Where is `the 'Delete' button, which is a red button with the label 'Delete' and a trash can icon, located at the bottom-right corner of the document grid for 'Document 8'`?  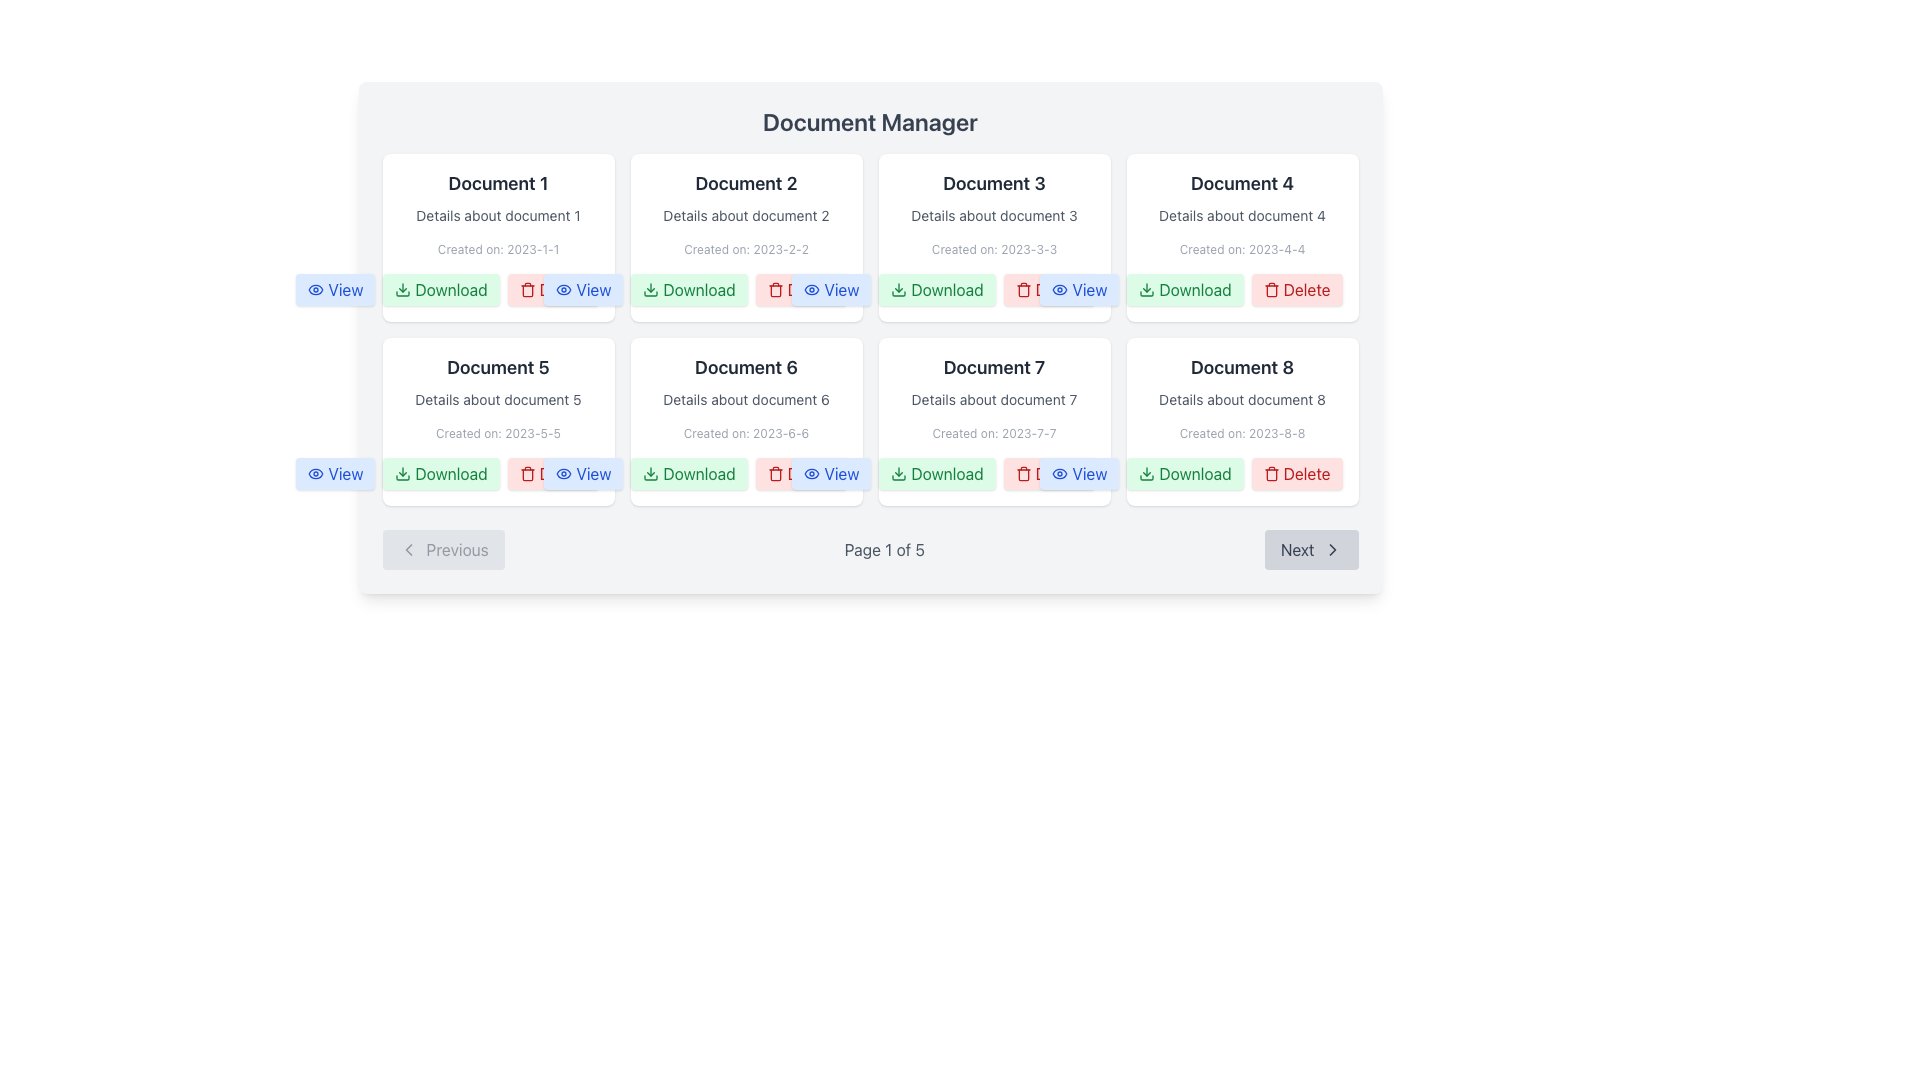 the 'Delete' button, which is a red button with the label 'Delete' and a trash can icon, located at the bottom-right corner of the document grid for 'Document 8' is located at coordinates (1296, 474).